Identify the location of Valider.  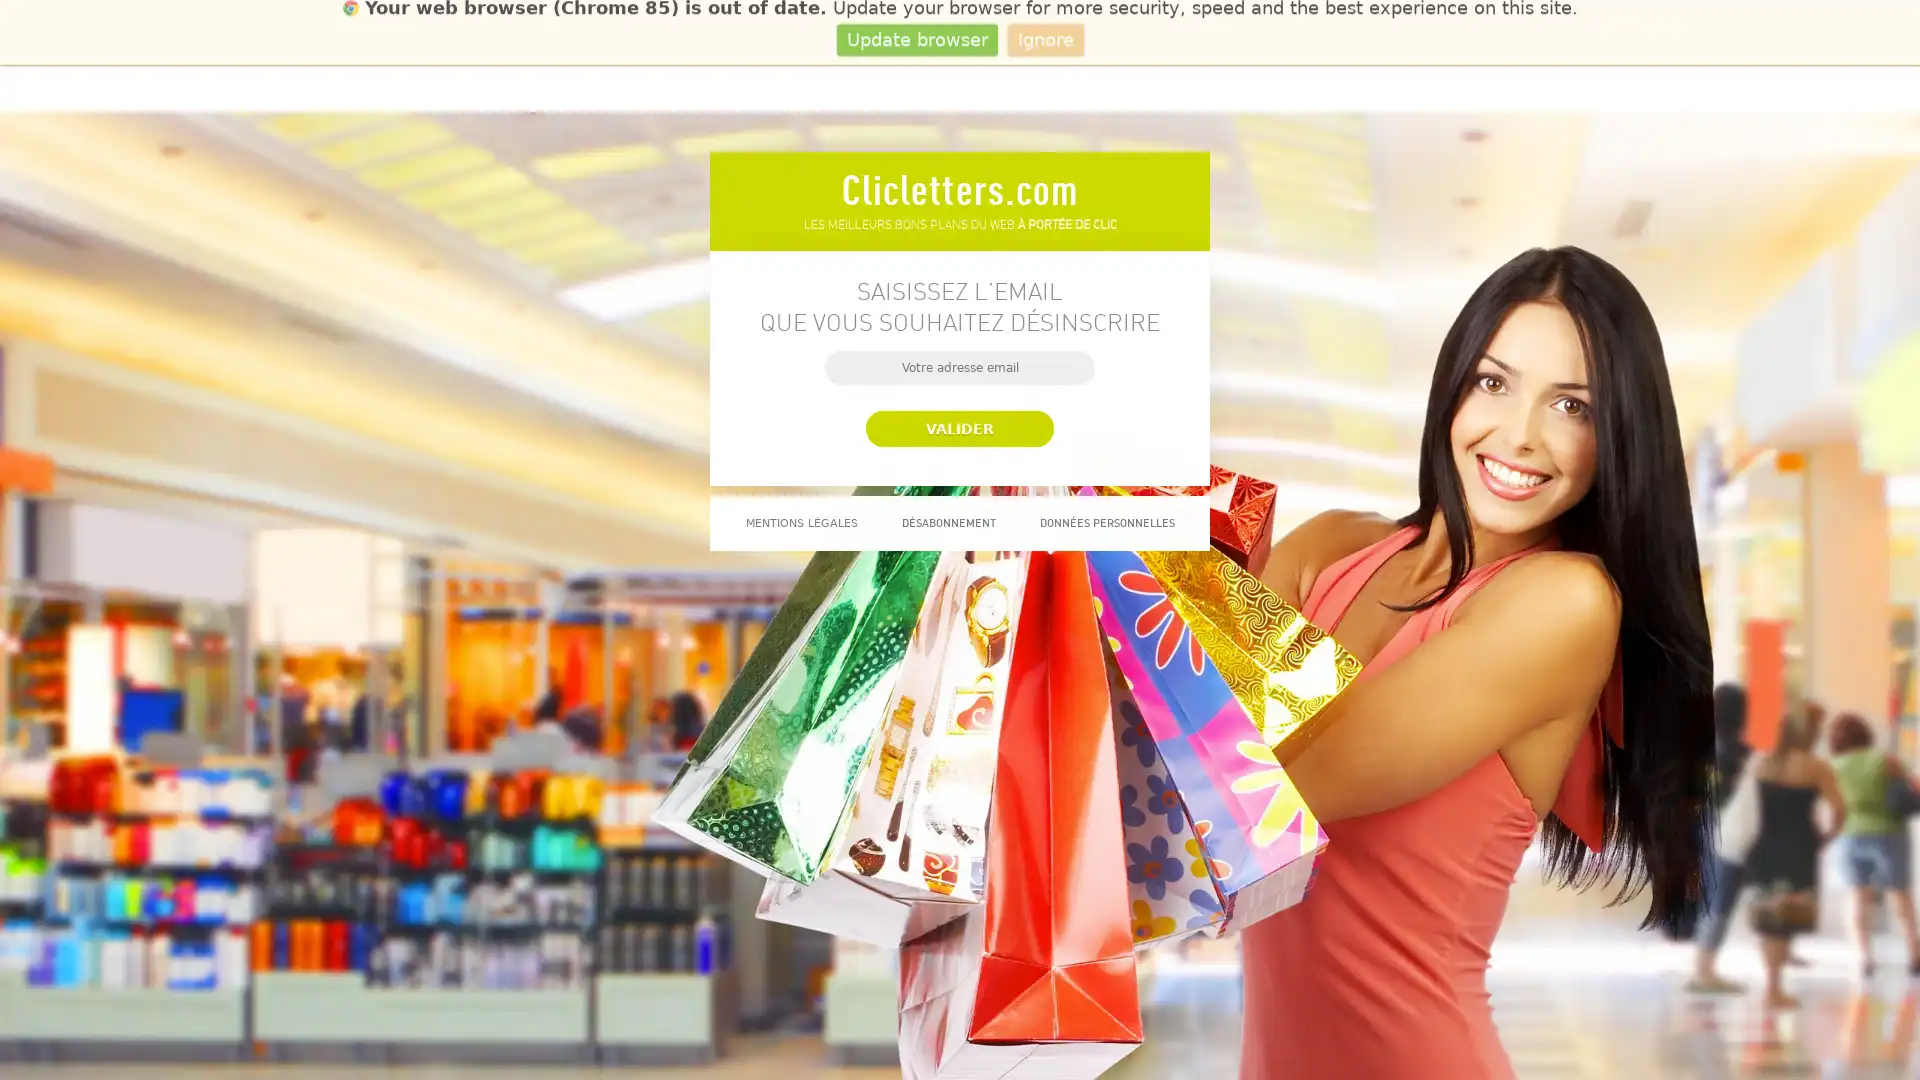
(960, 427).